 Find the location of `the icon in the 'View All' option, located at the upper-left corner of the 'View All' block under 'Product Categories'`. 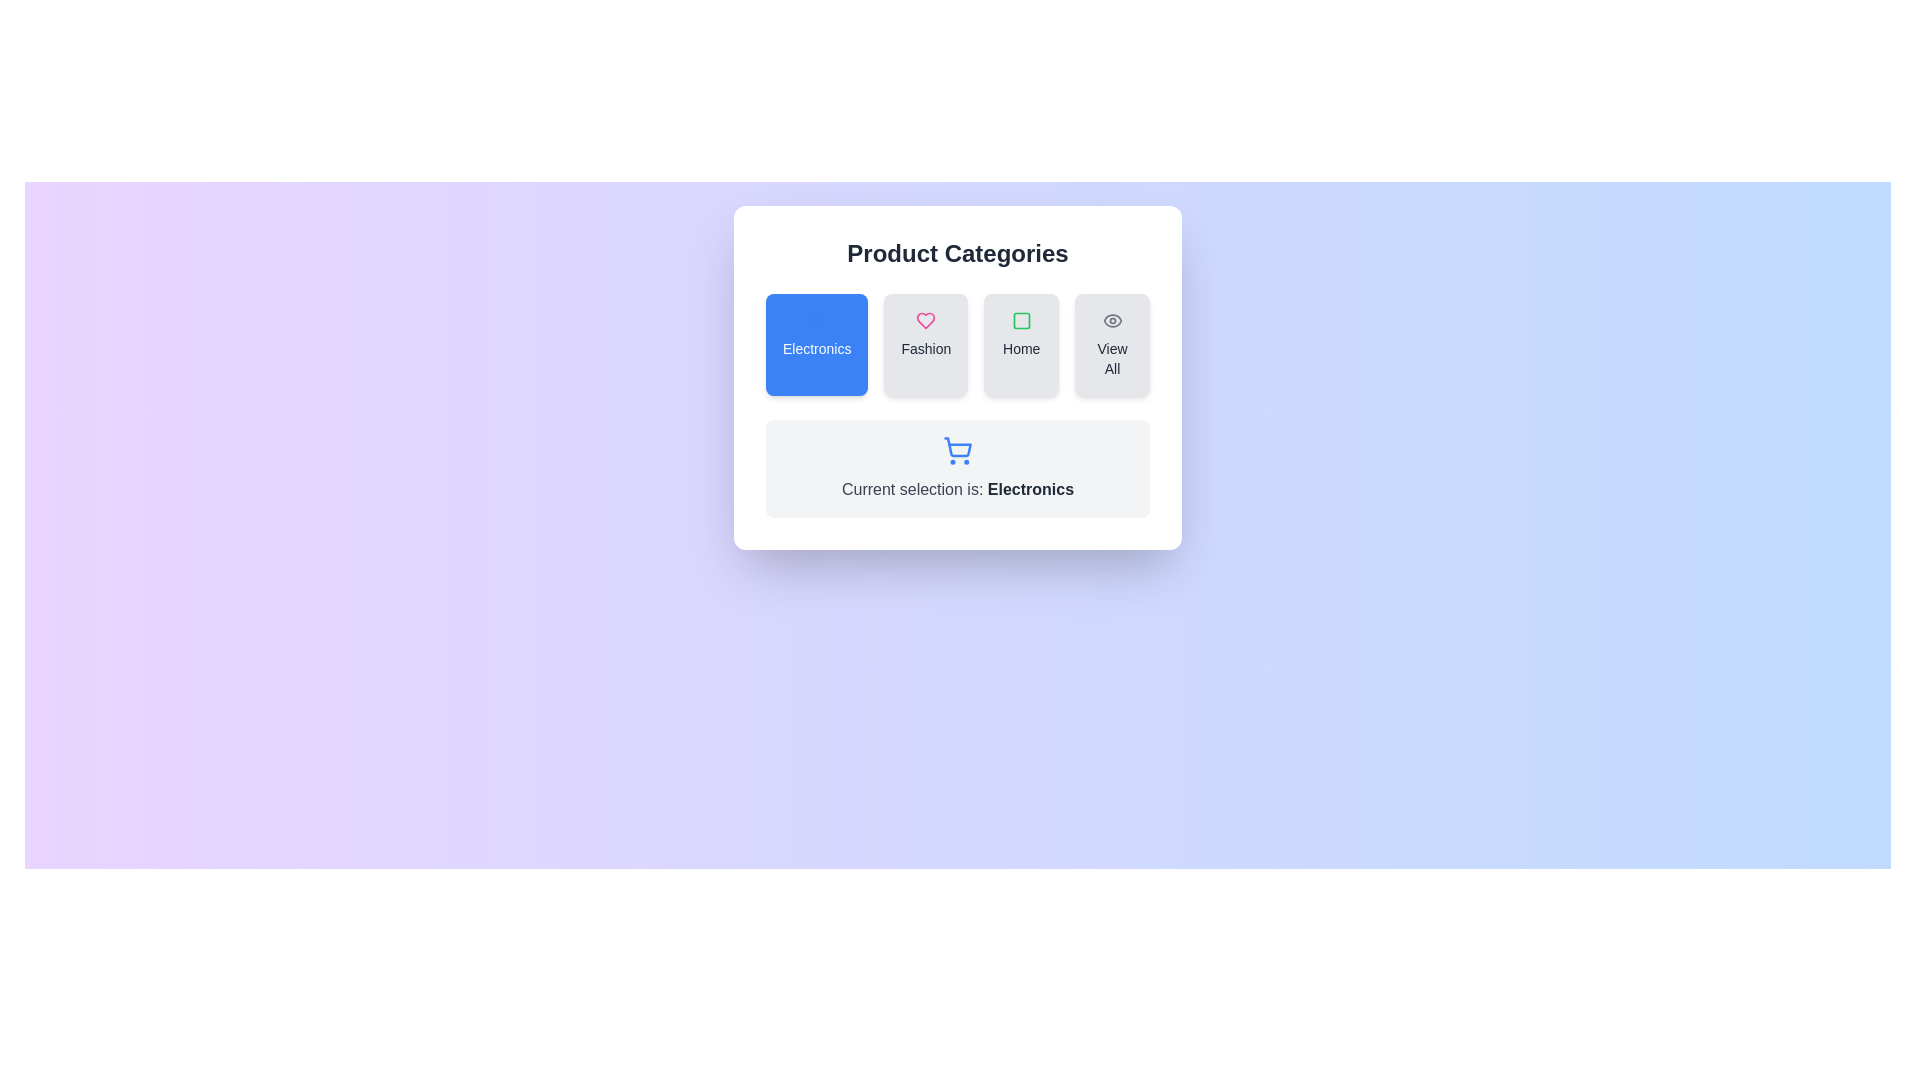

the icon in the 'View All' option, located at the upper-left corner of the 'View All' block under 'Product Categories' is located at coordinates (1111, 319).